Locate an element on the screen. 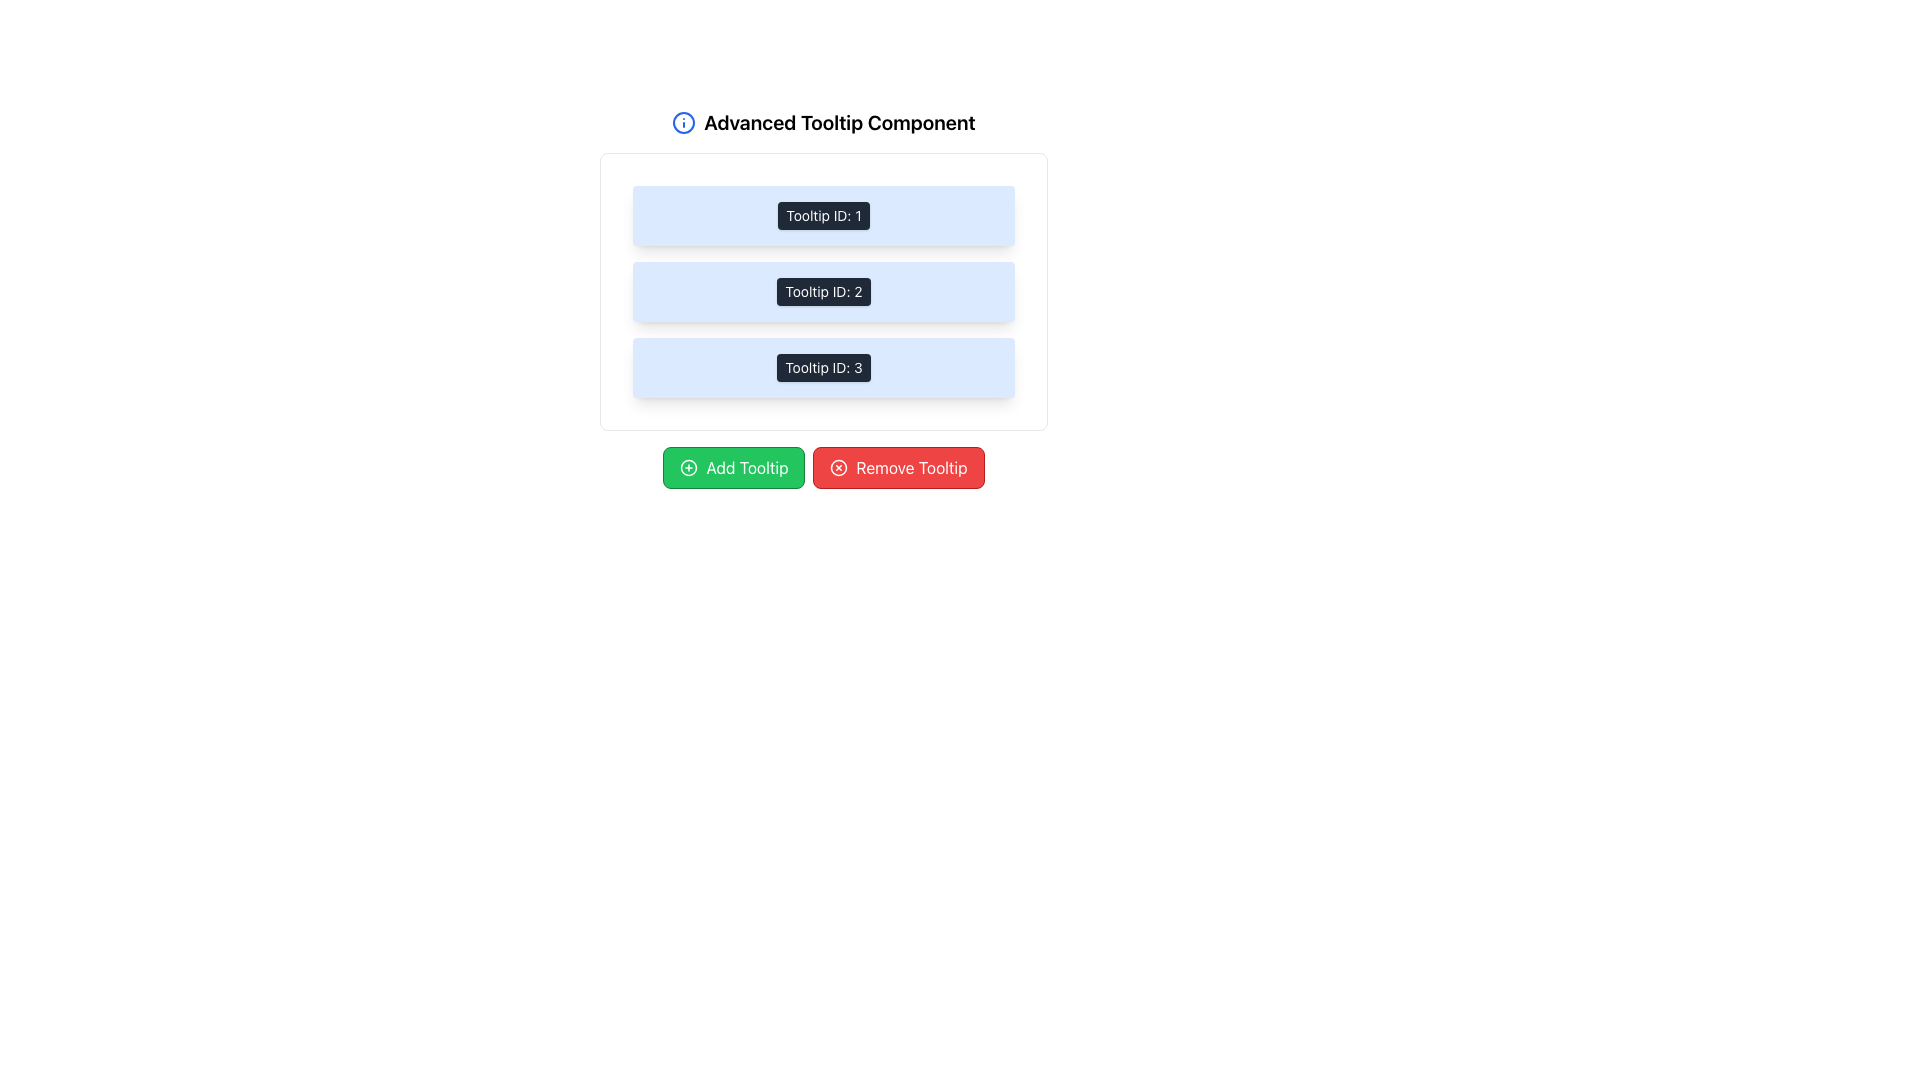  text displayed in the first tooltip, which shows 'Tooltip ID: 1' in white on a dark background is located at coordinates (824, 216).